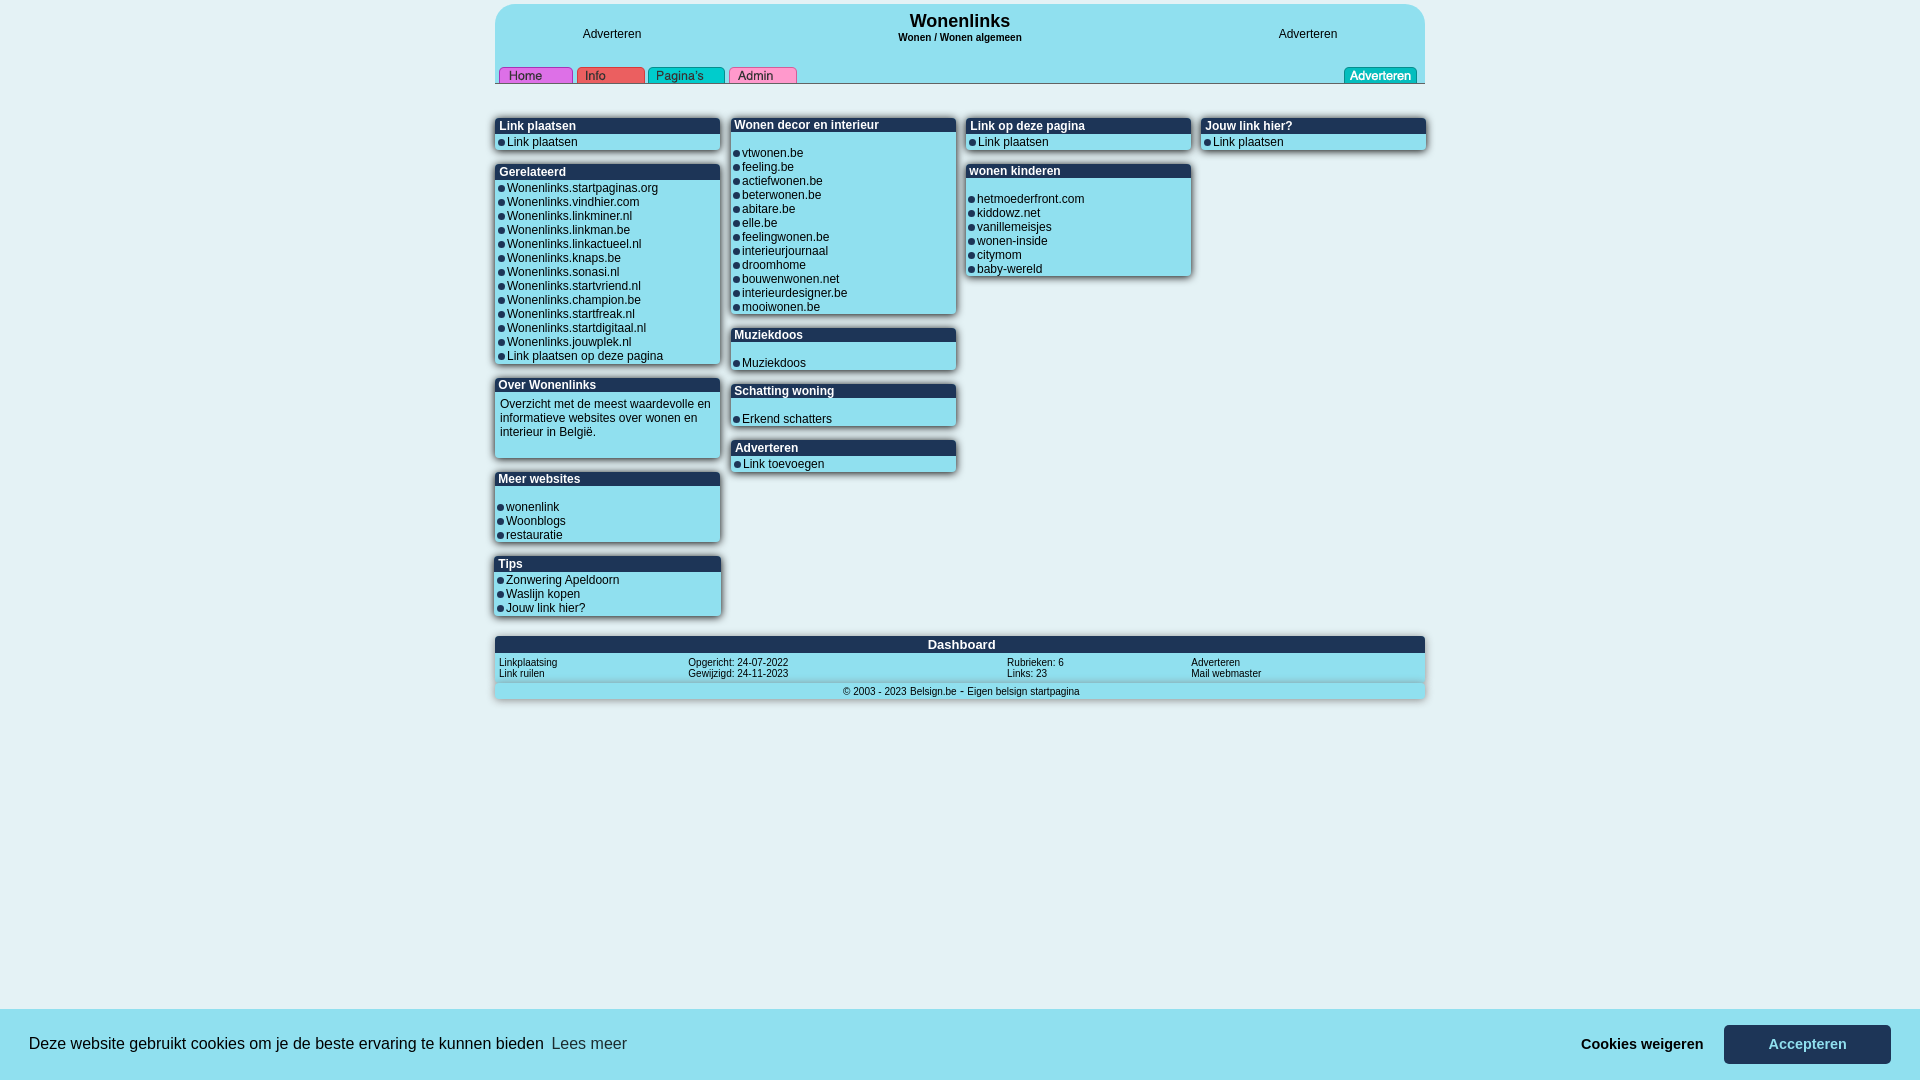 The height and width of the screenshot is (1080, 1920). Describe the element at coordinates (741, 418) in the screenshot. I see `'Erkend schatters'` at that location.